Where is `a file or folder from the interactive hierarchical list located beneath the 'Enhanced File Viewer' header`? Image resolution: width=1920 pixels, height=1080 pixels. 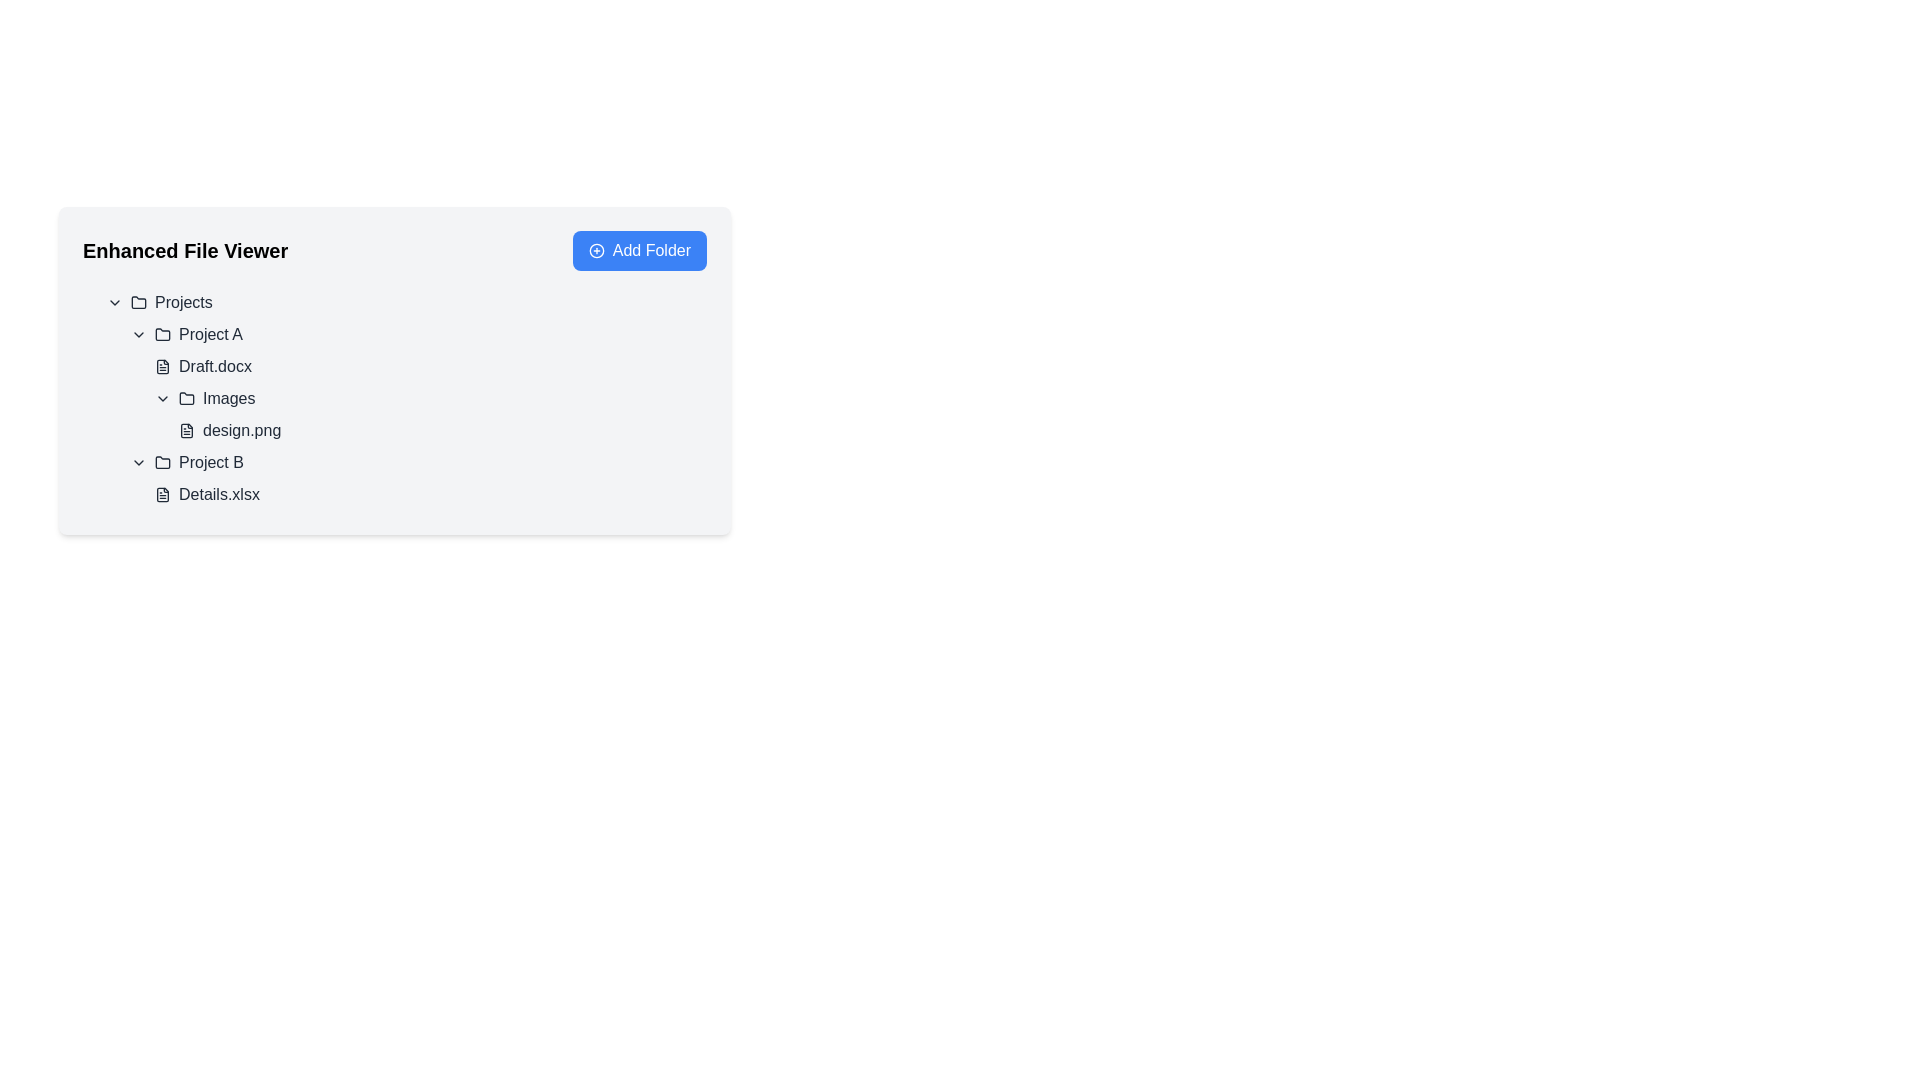
a file or folder from the interactive hierarchical list located beneath the 'Enhanced File Viewer' header is located at coordinates (394, 398).